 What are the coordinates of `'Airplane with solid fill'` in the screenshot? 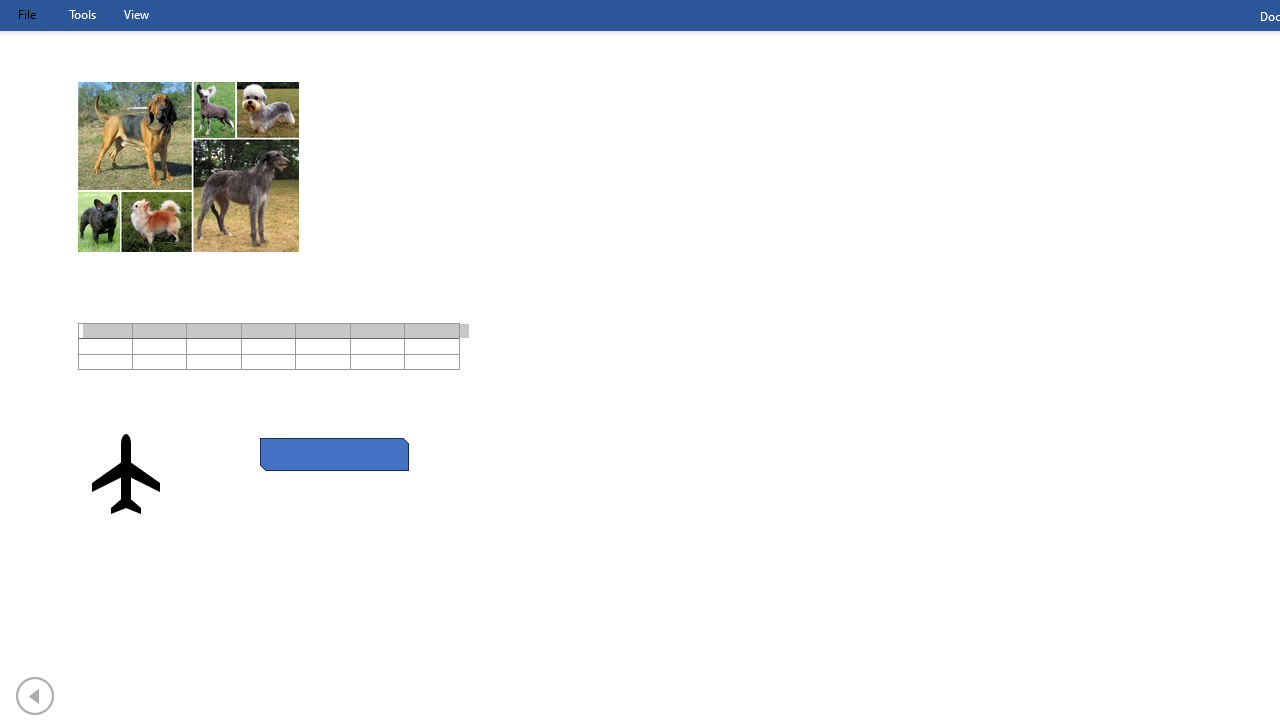 It's located at (125, 474).